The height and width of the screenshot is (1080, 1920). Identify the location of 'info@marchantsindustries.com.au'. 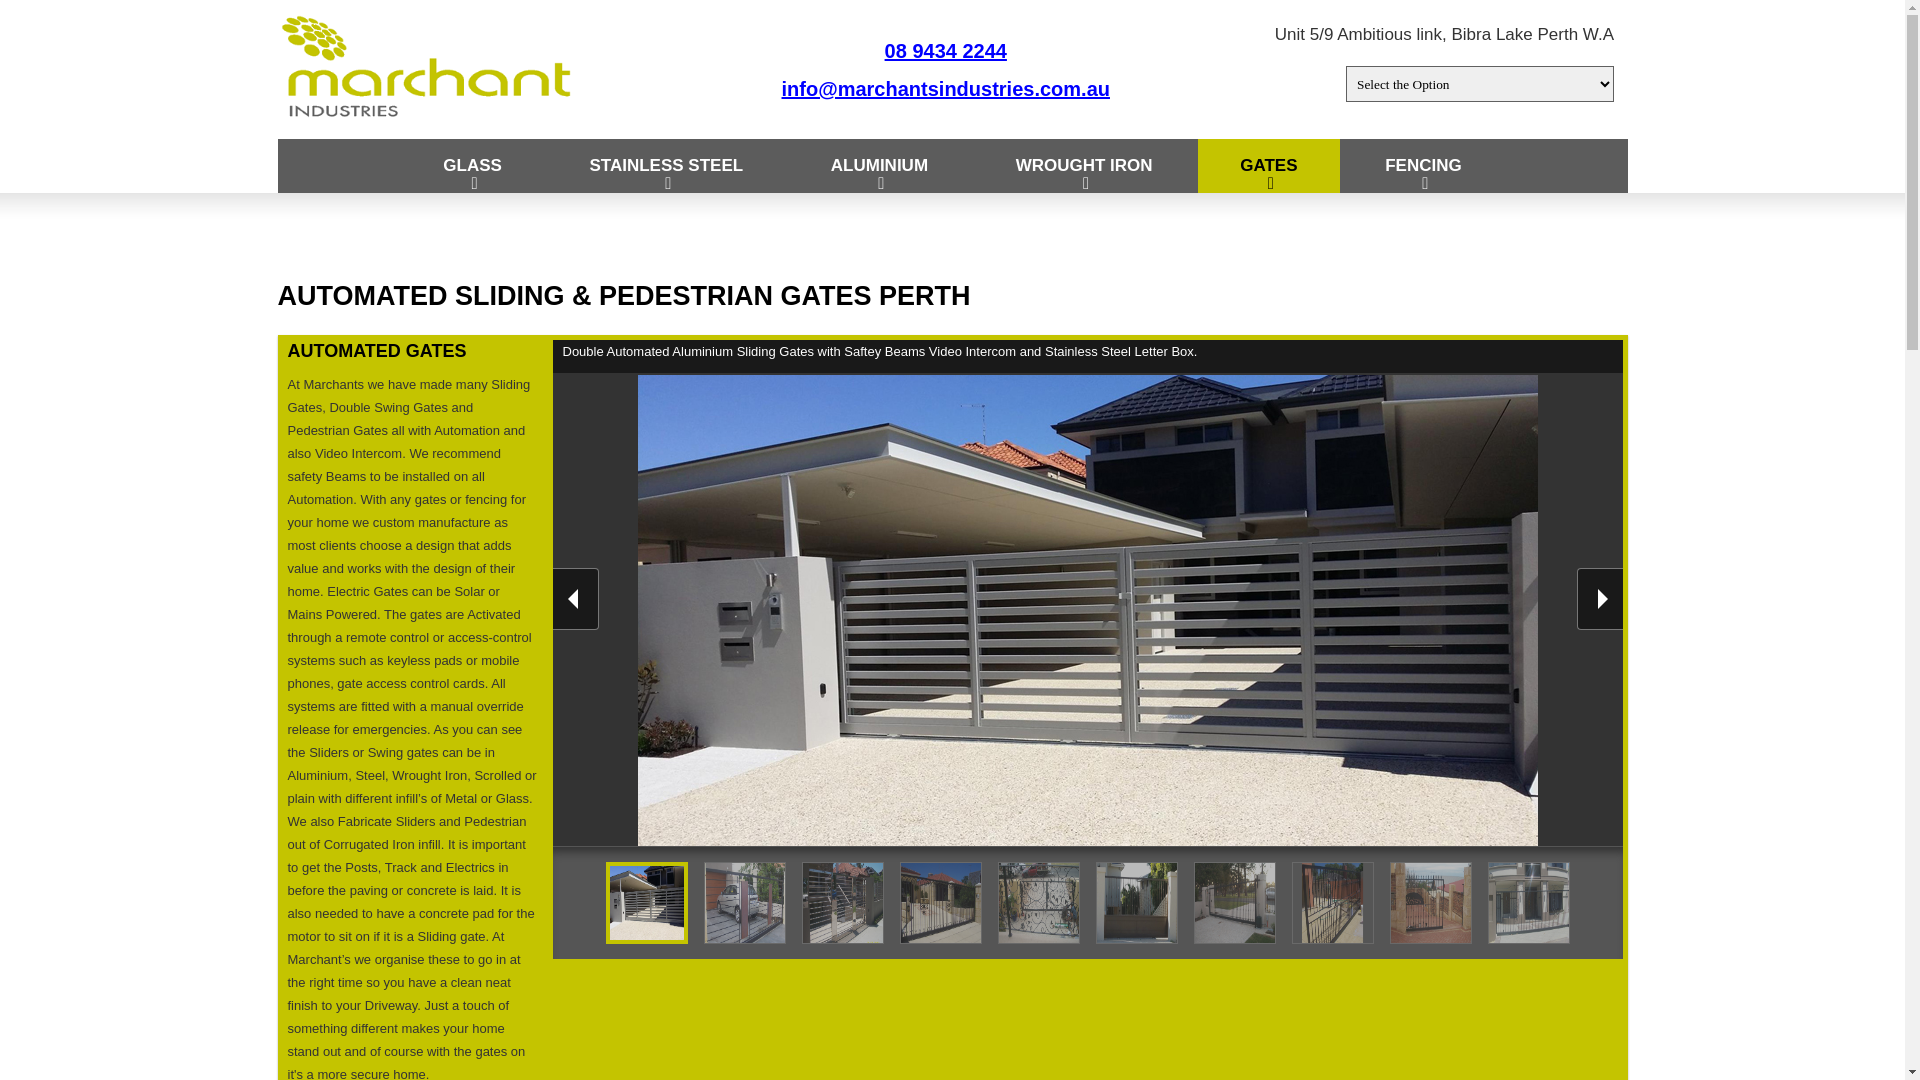
(944, 87).